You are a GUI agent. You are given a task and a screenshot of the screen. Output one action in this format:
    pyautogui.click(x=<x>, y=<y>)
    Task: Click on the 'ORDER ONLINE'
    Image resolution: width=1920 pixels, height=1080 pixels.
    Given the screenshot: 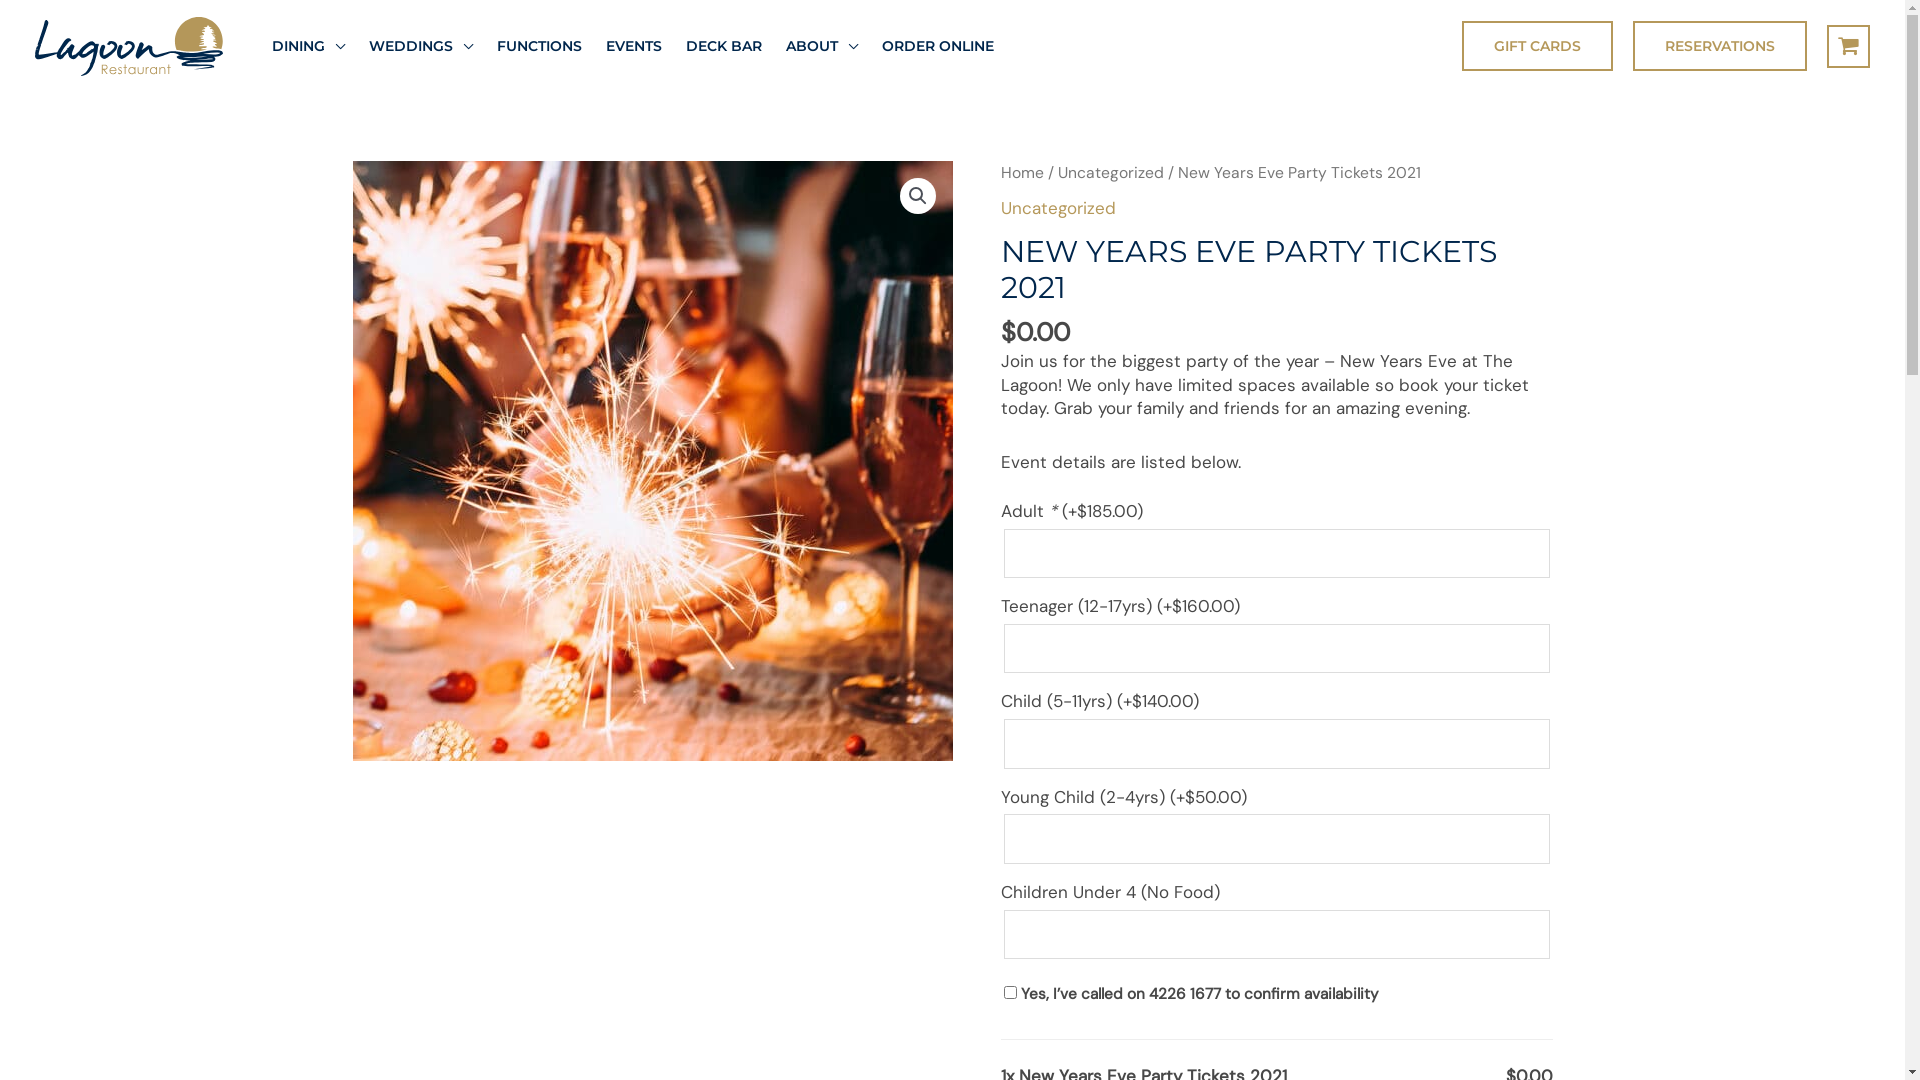 What is the action you would take?
    pyautogui.click(x=936, y=45)
    